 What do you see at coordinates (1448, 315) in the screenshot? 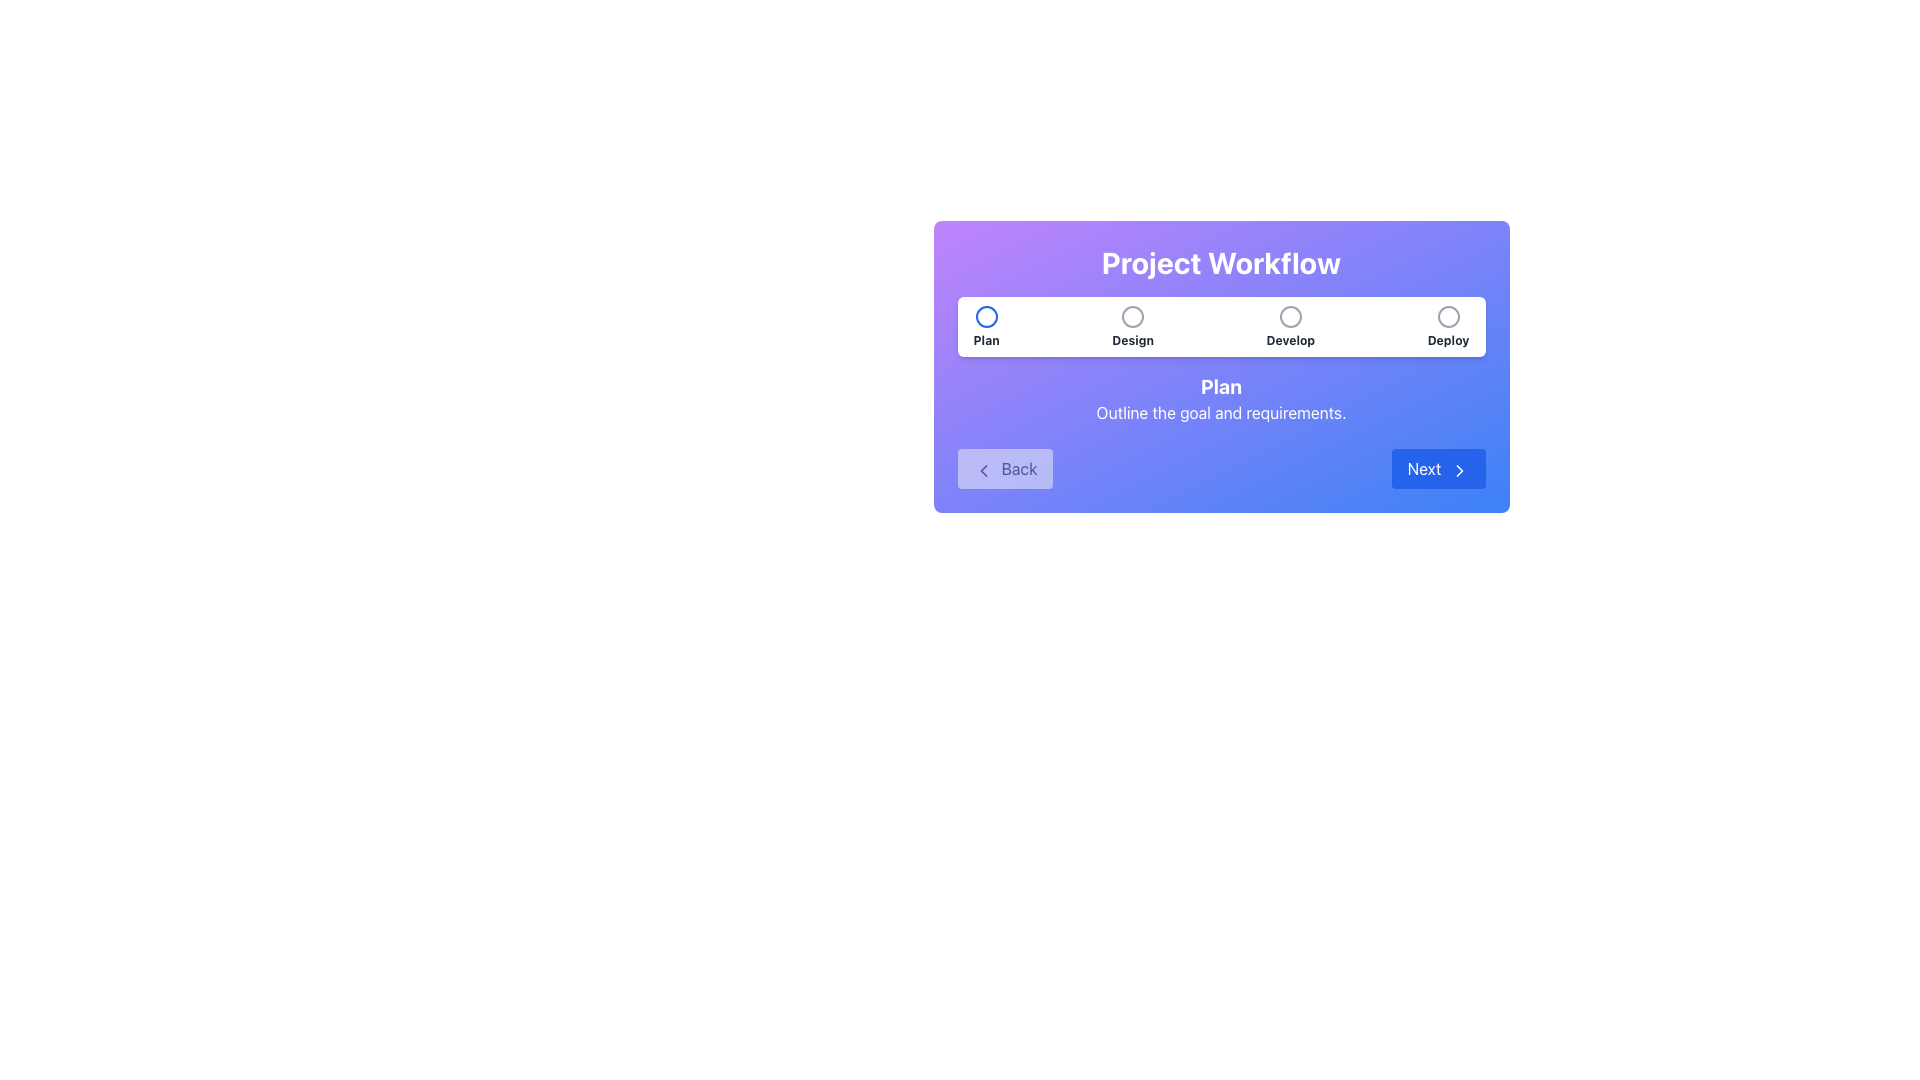
I see `the circular icon styled to resemble an empty circle with a gray stroke, located above the 'Deploy' text label on the far right of the navigation bar` at bounding box center [1448, 315].